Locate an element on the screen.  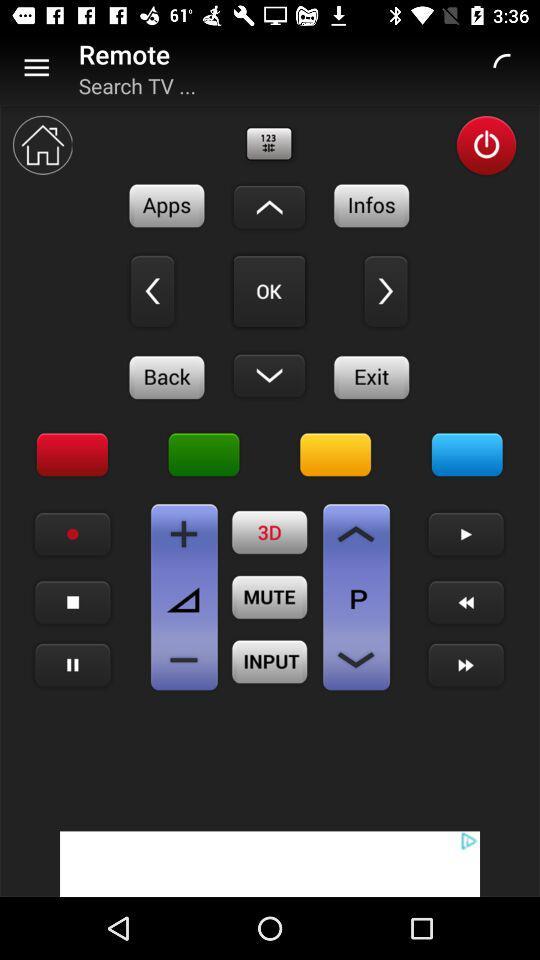
left button is located at coordinates (386, 290).